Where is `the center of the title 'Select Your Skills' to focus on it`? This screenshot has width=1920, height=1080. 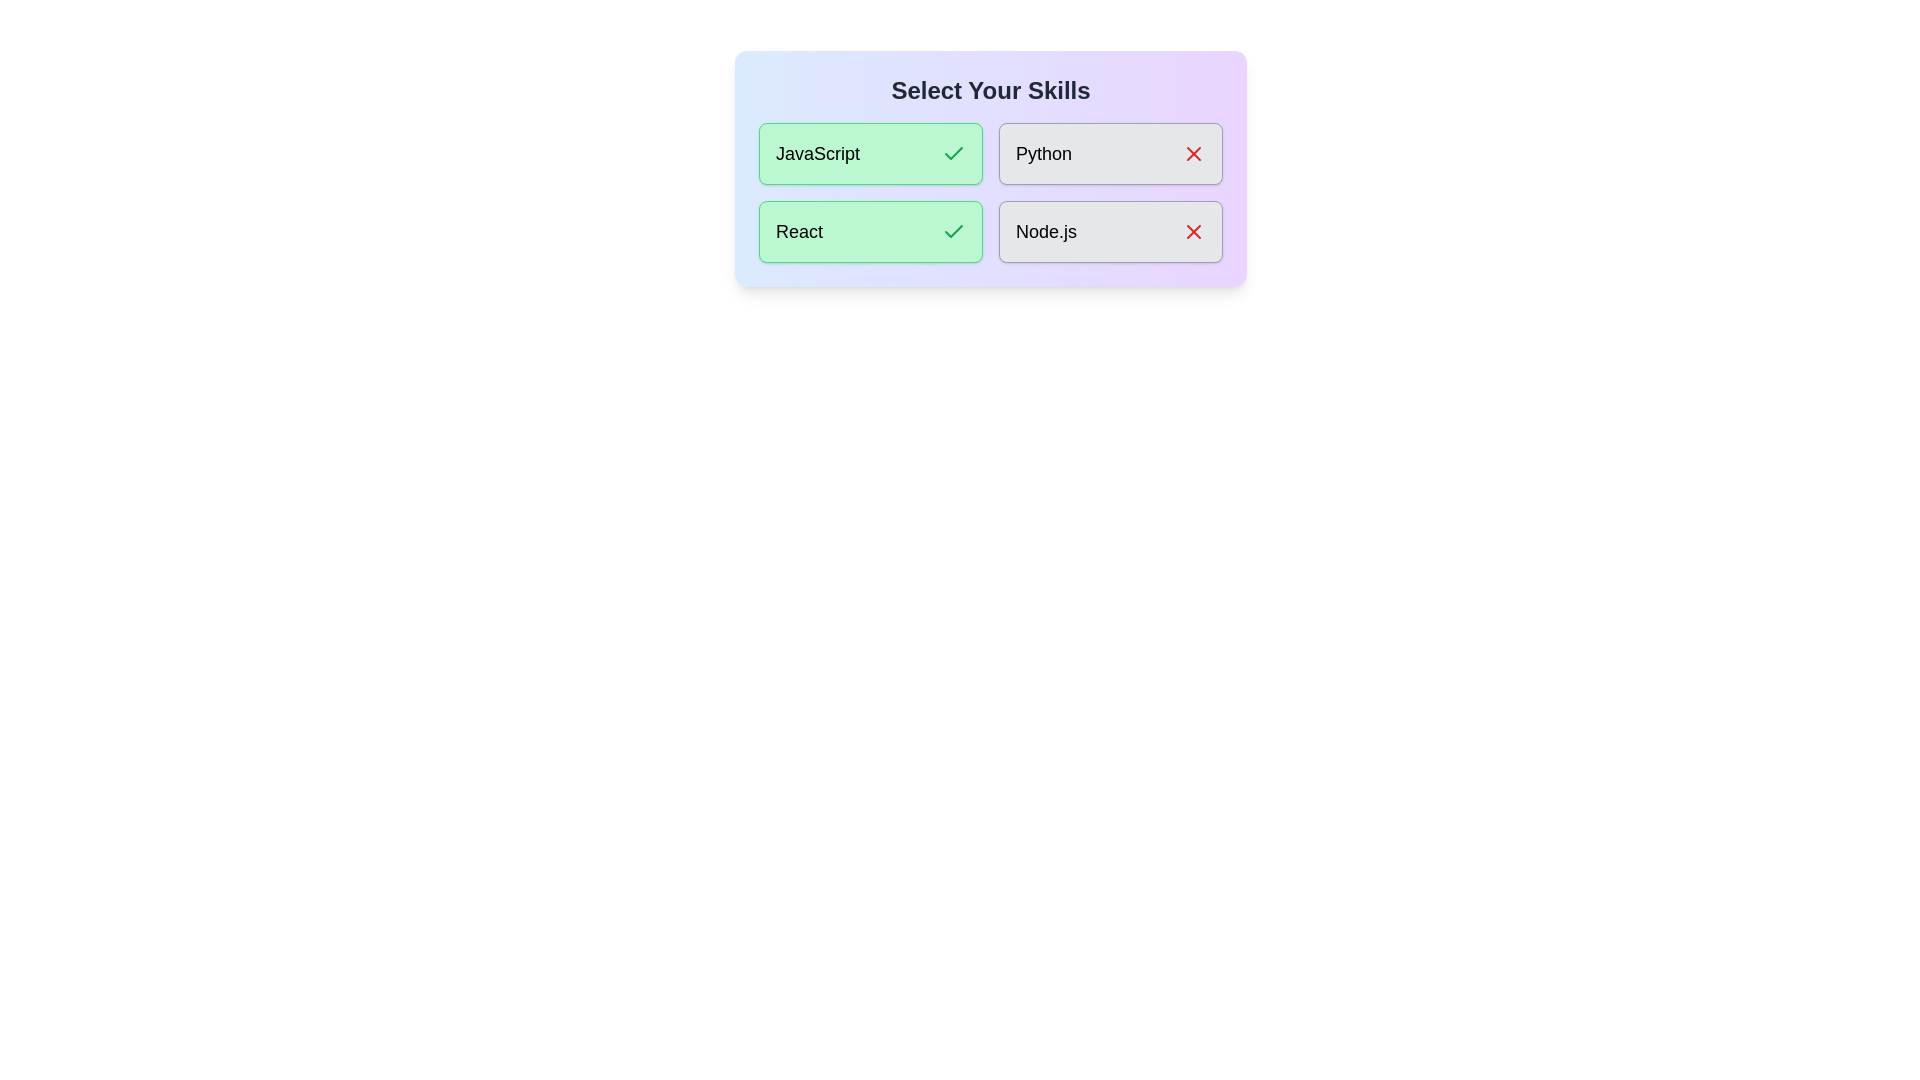
the center of the title 'Select Your Skills' to focus on it is located at coordinates (990, 91).